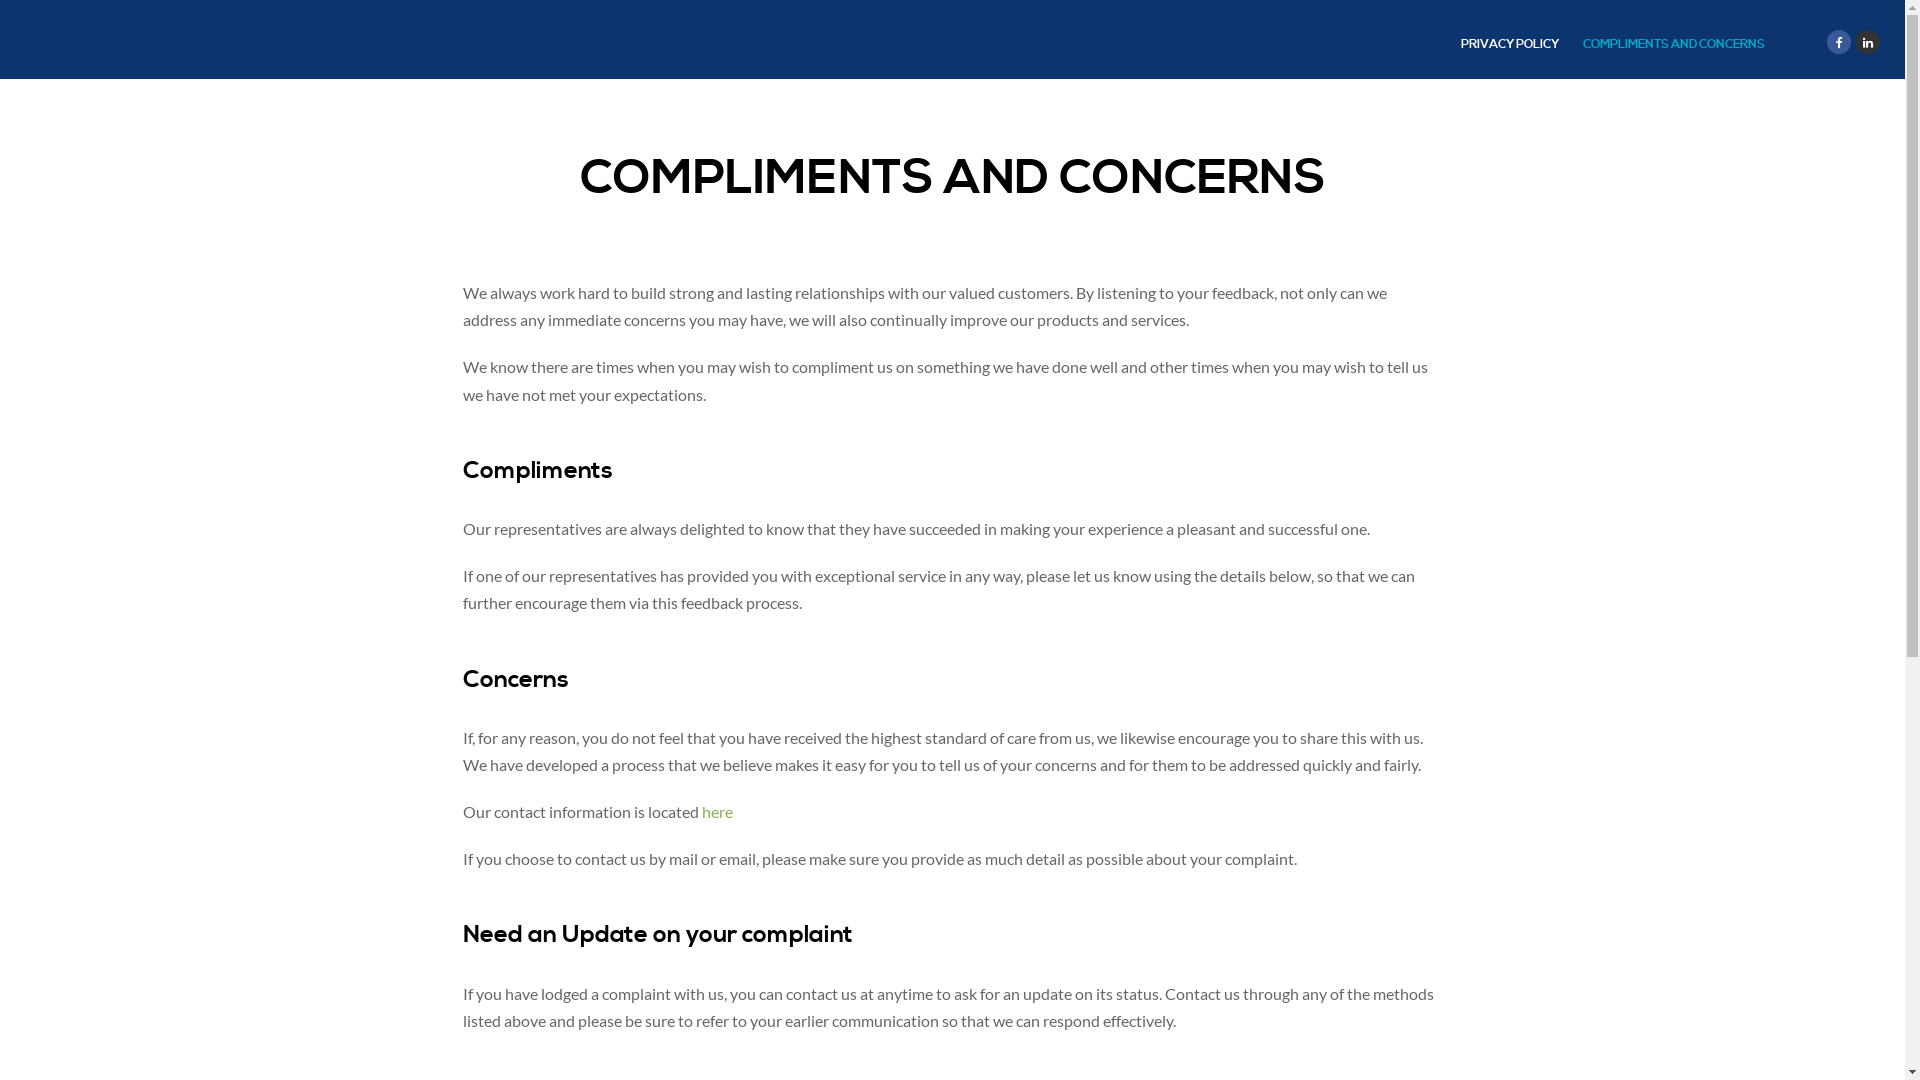 The height and width of the screenshot is (1080, 1920). What do you see at coordinates (1838, 42) in the screenshot?
I see `'Facebook'` at bounding box center [1838, 42].